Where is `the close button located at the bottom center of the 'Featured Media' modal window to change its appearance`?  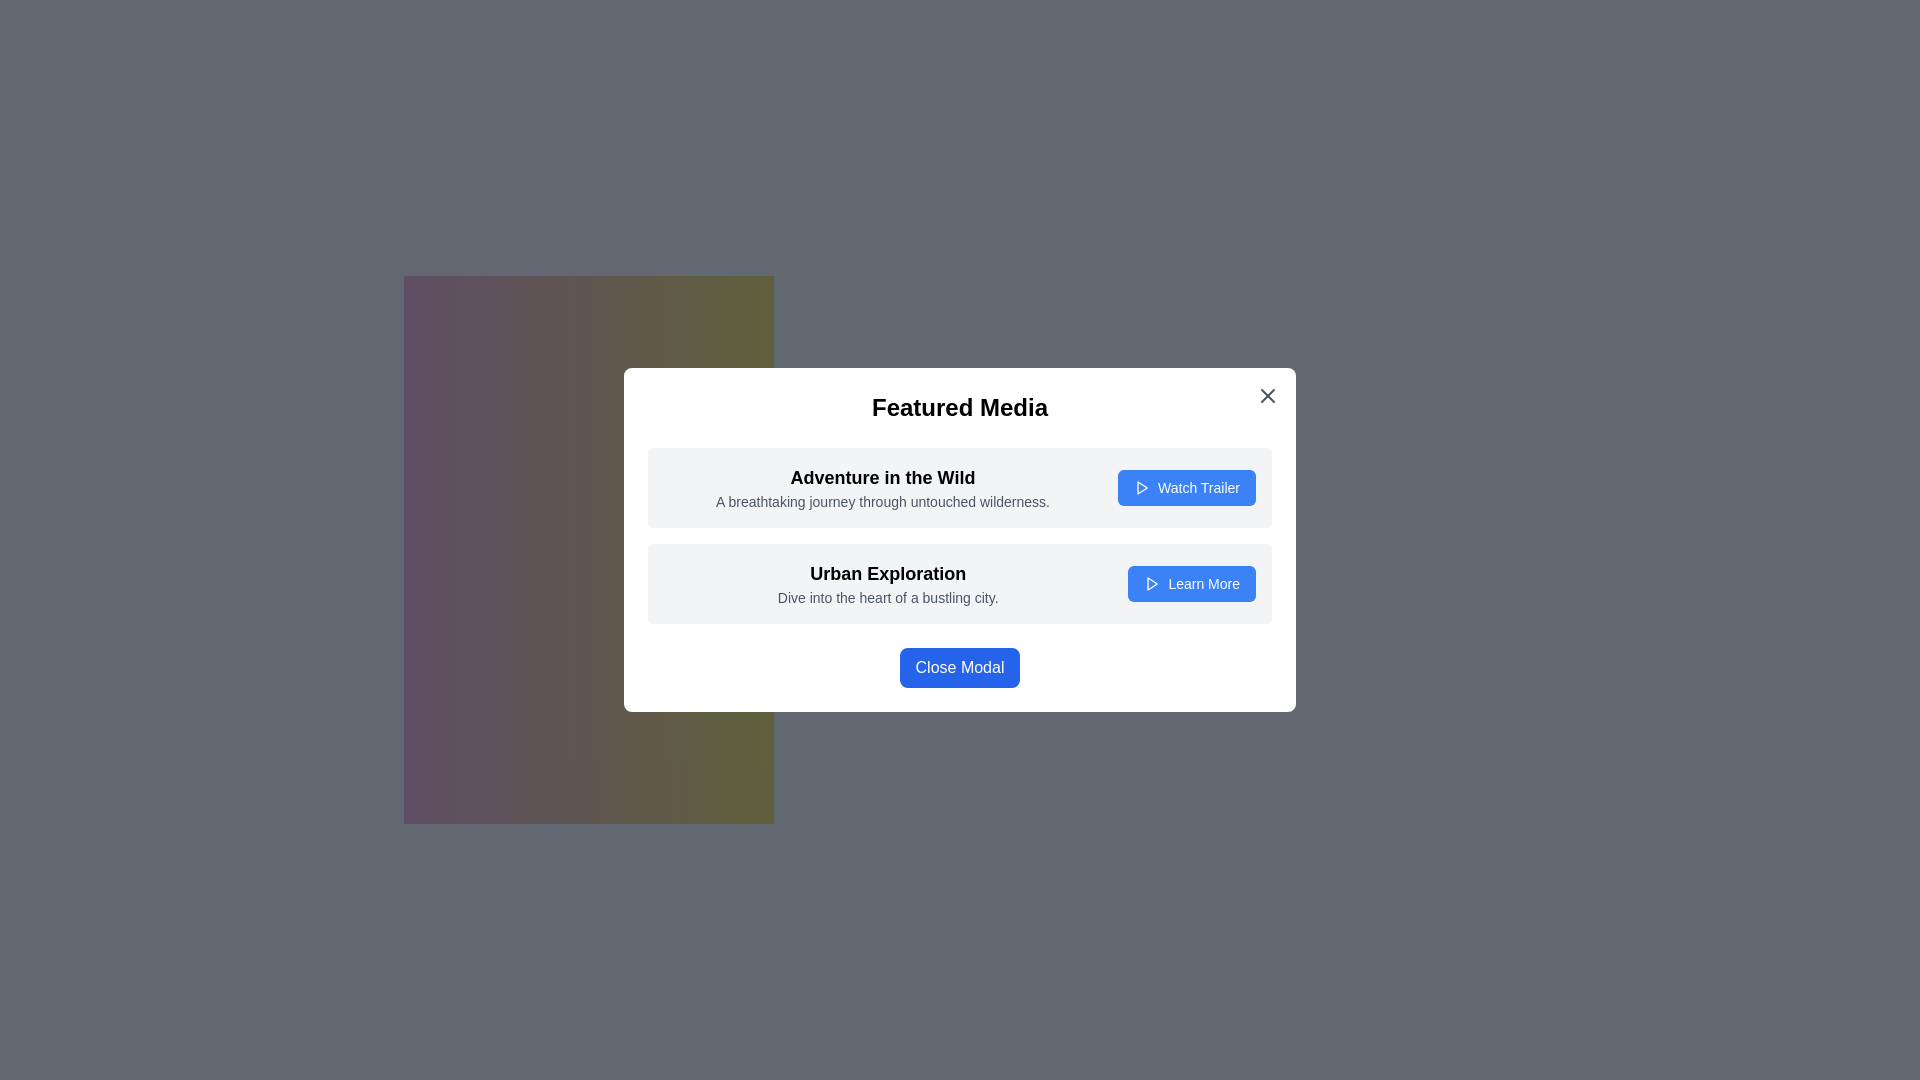 the close button located at the bottom center of the 'Featured Media' modal window to change its appearance is located at coordinates (960, 667).